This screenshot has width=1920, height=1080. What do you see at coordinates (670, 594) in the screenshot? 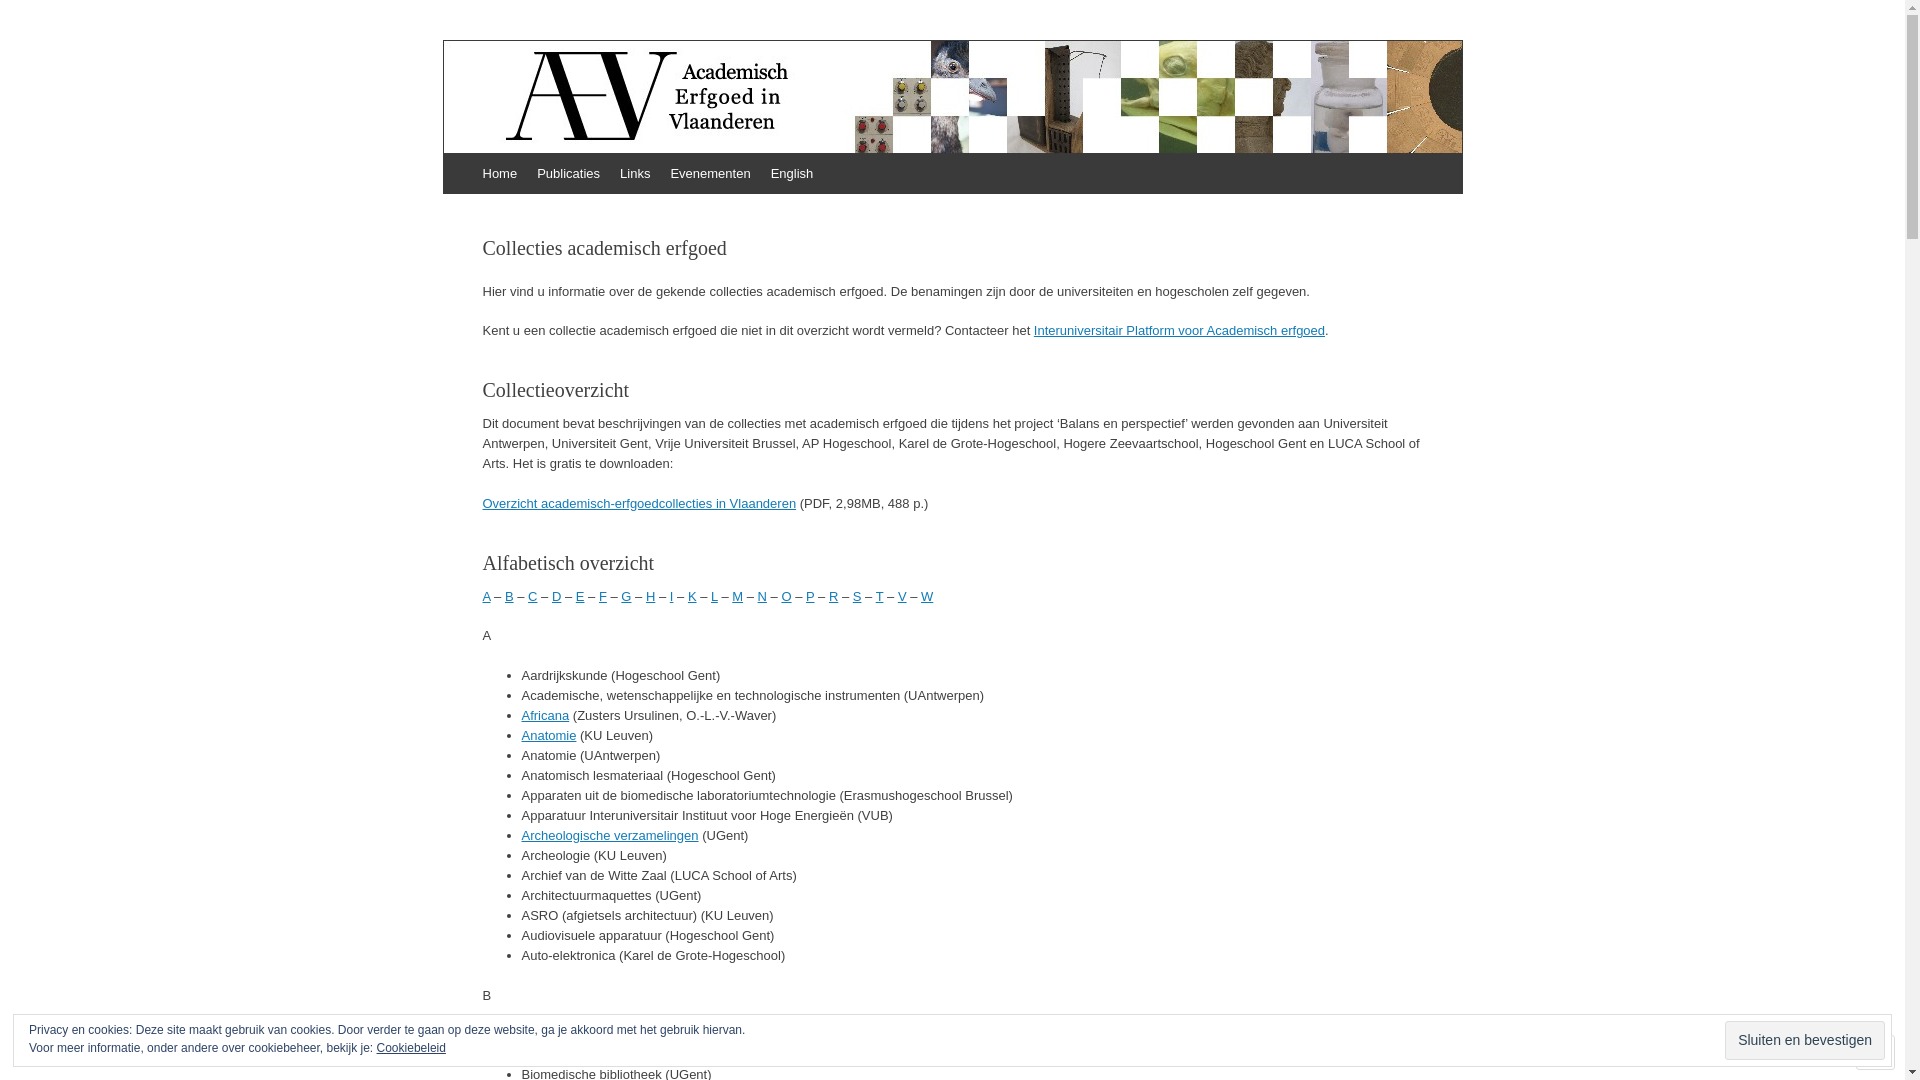
I see `'I'` at bounding box center [670, 594].